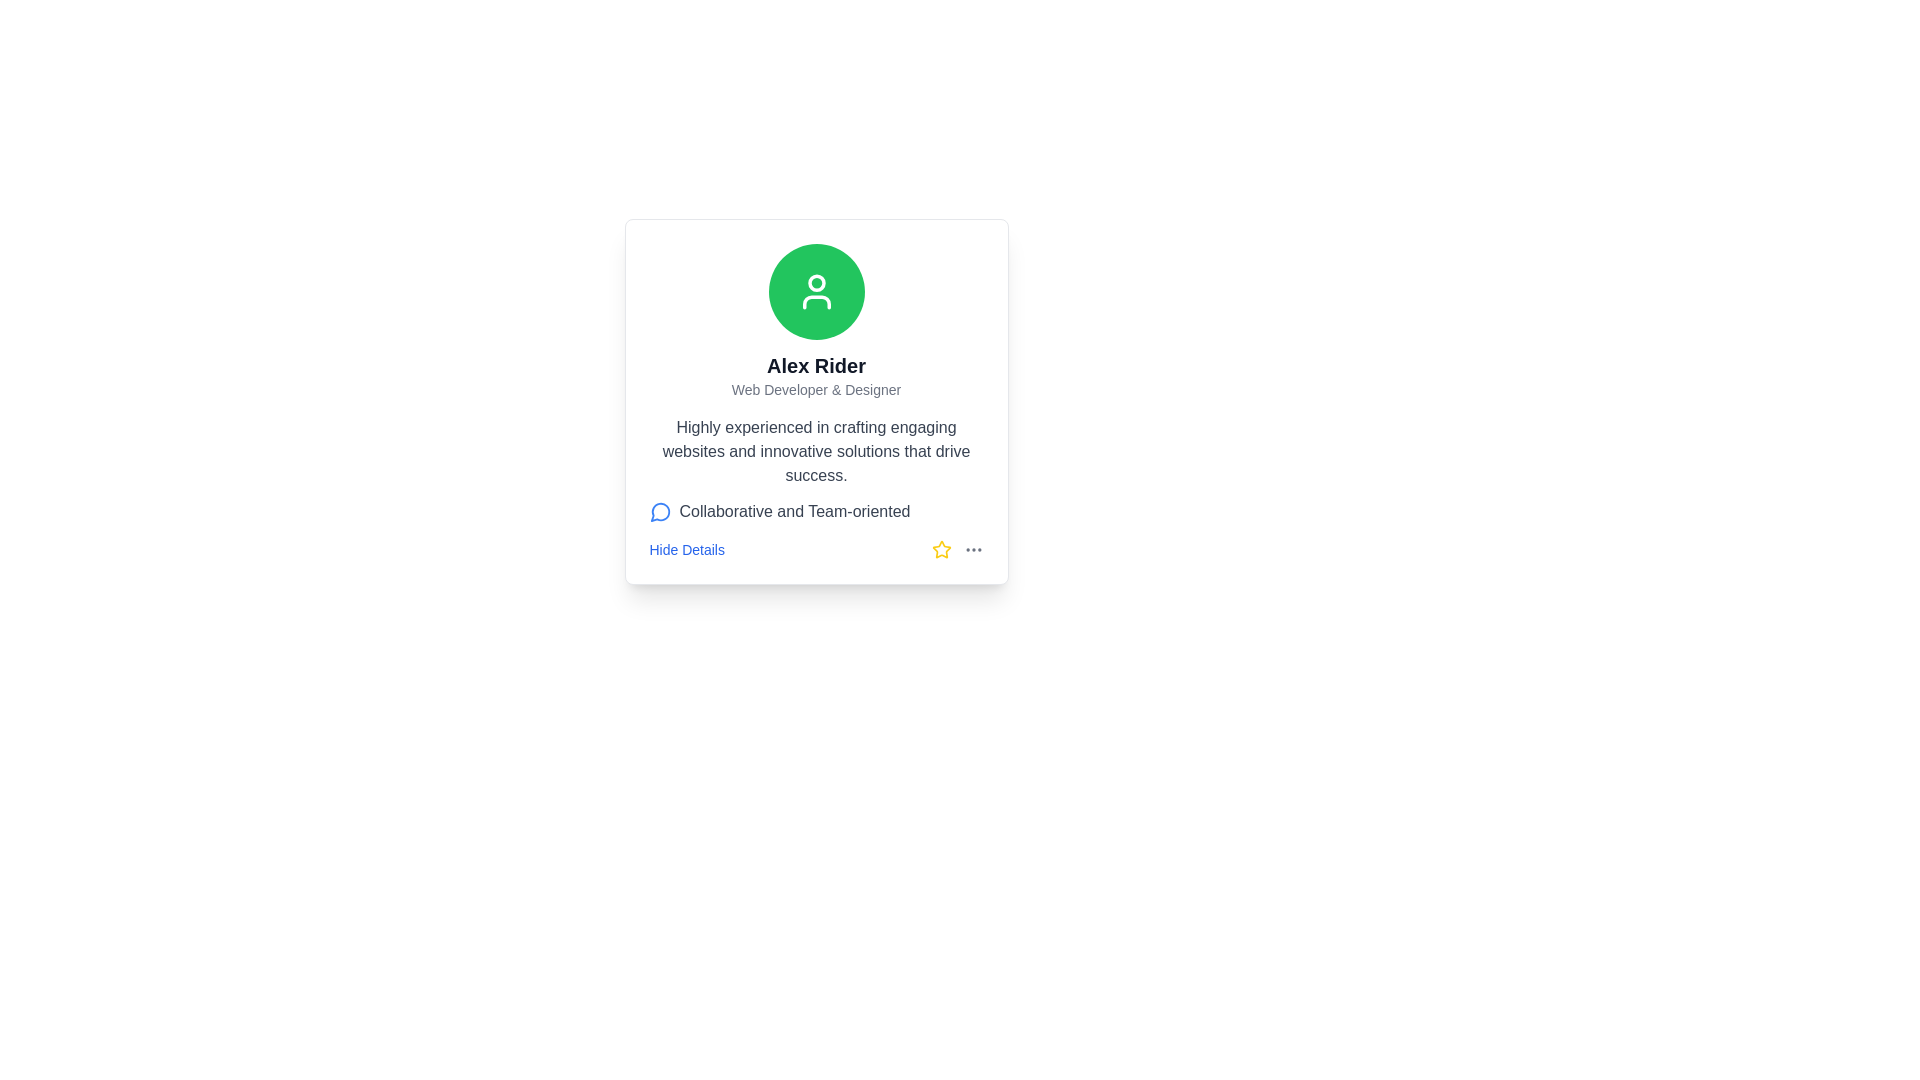 This screenshot has height=1080, width=1920. What do you see at coordinates (816, 292) in the screenshot?
I see `the profile icon located at the top-center of the profile information card, which is situated inside a circular green area` at bounding box center [816, 292].